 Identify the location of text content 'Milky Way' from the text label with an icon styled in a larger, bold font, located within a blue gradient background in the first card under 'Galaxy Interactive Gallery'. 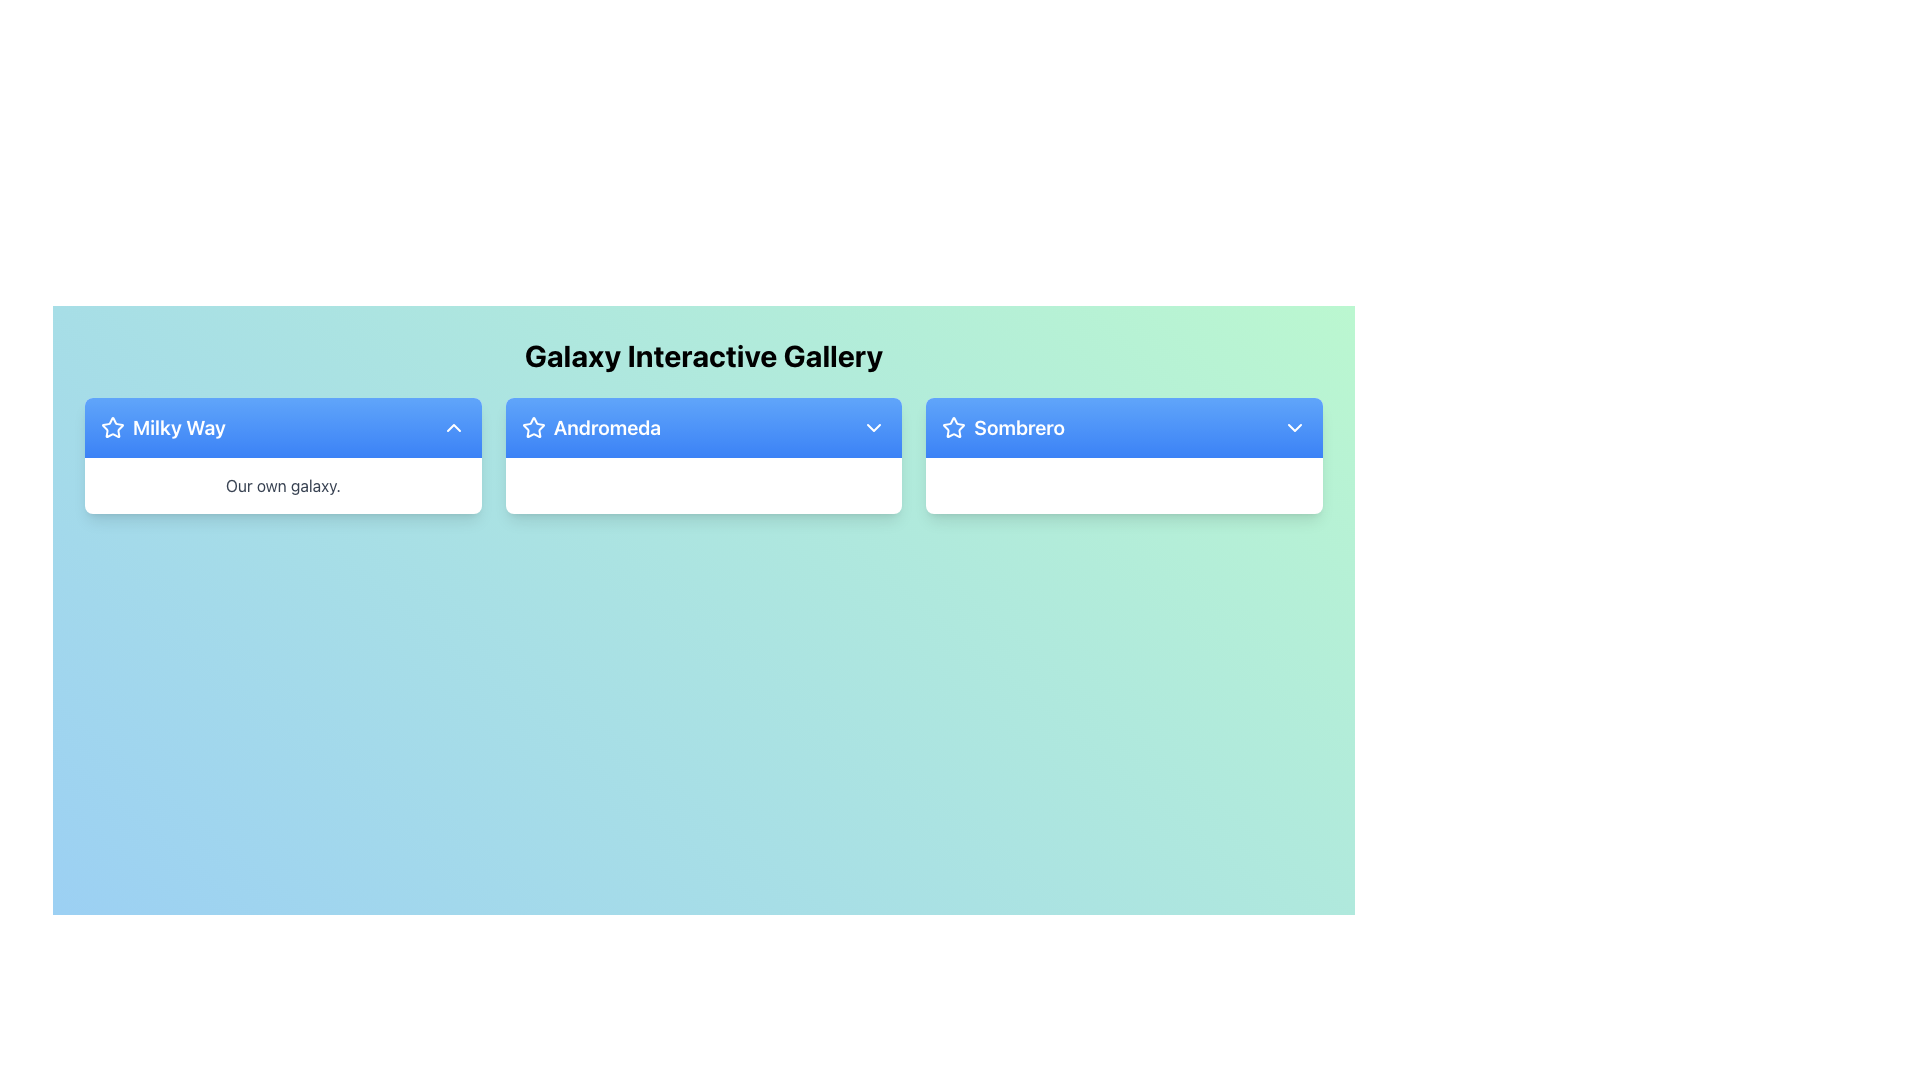
(163, 427).